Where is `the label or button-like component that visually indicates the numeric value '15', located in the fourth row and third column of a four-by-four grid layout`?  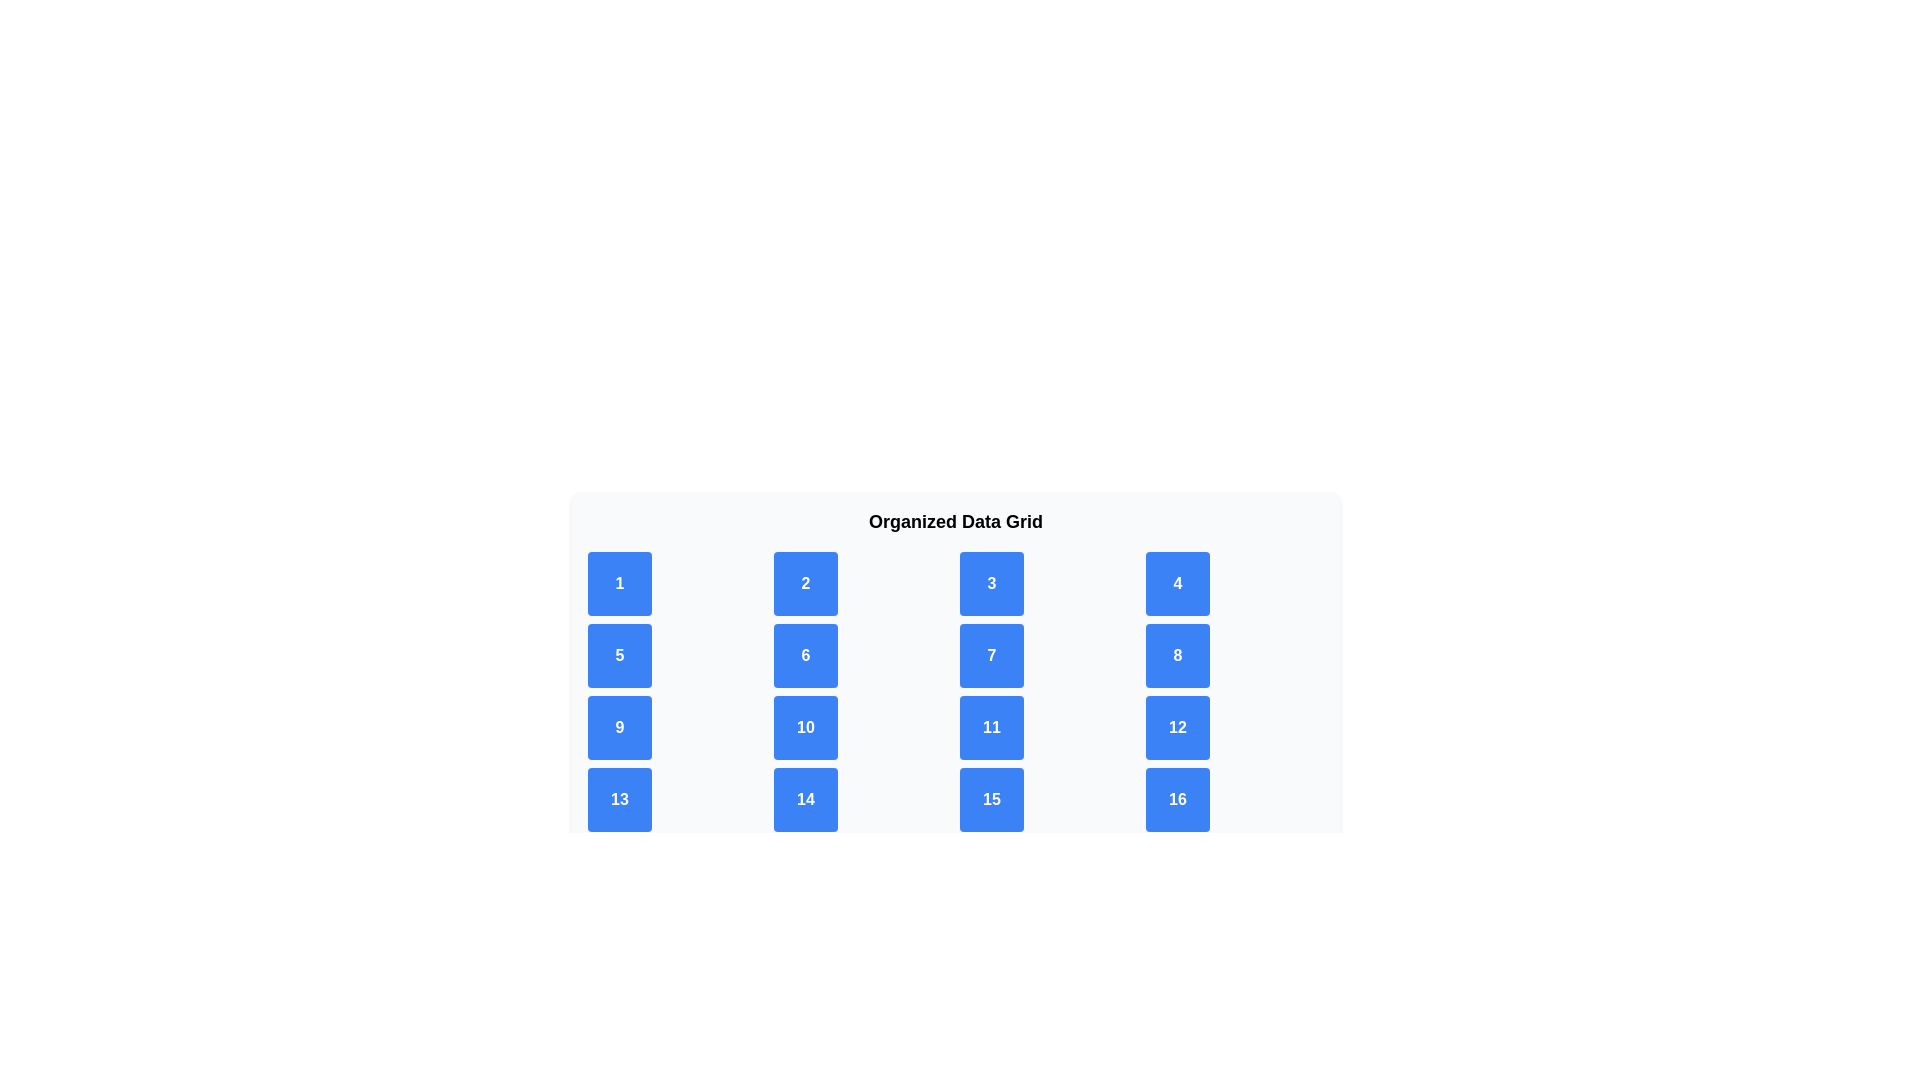 the label or button-like component that visually indicates the numeric value '15', located in the fourth row and third column of a four-by-four grid layout is located at coordinates (992, 798).